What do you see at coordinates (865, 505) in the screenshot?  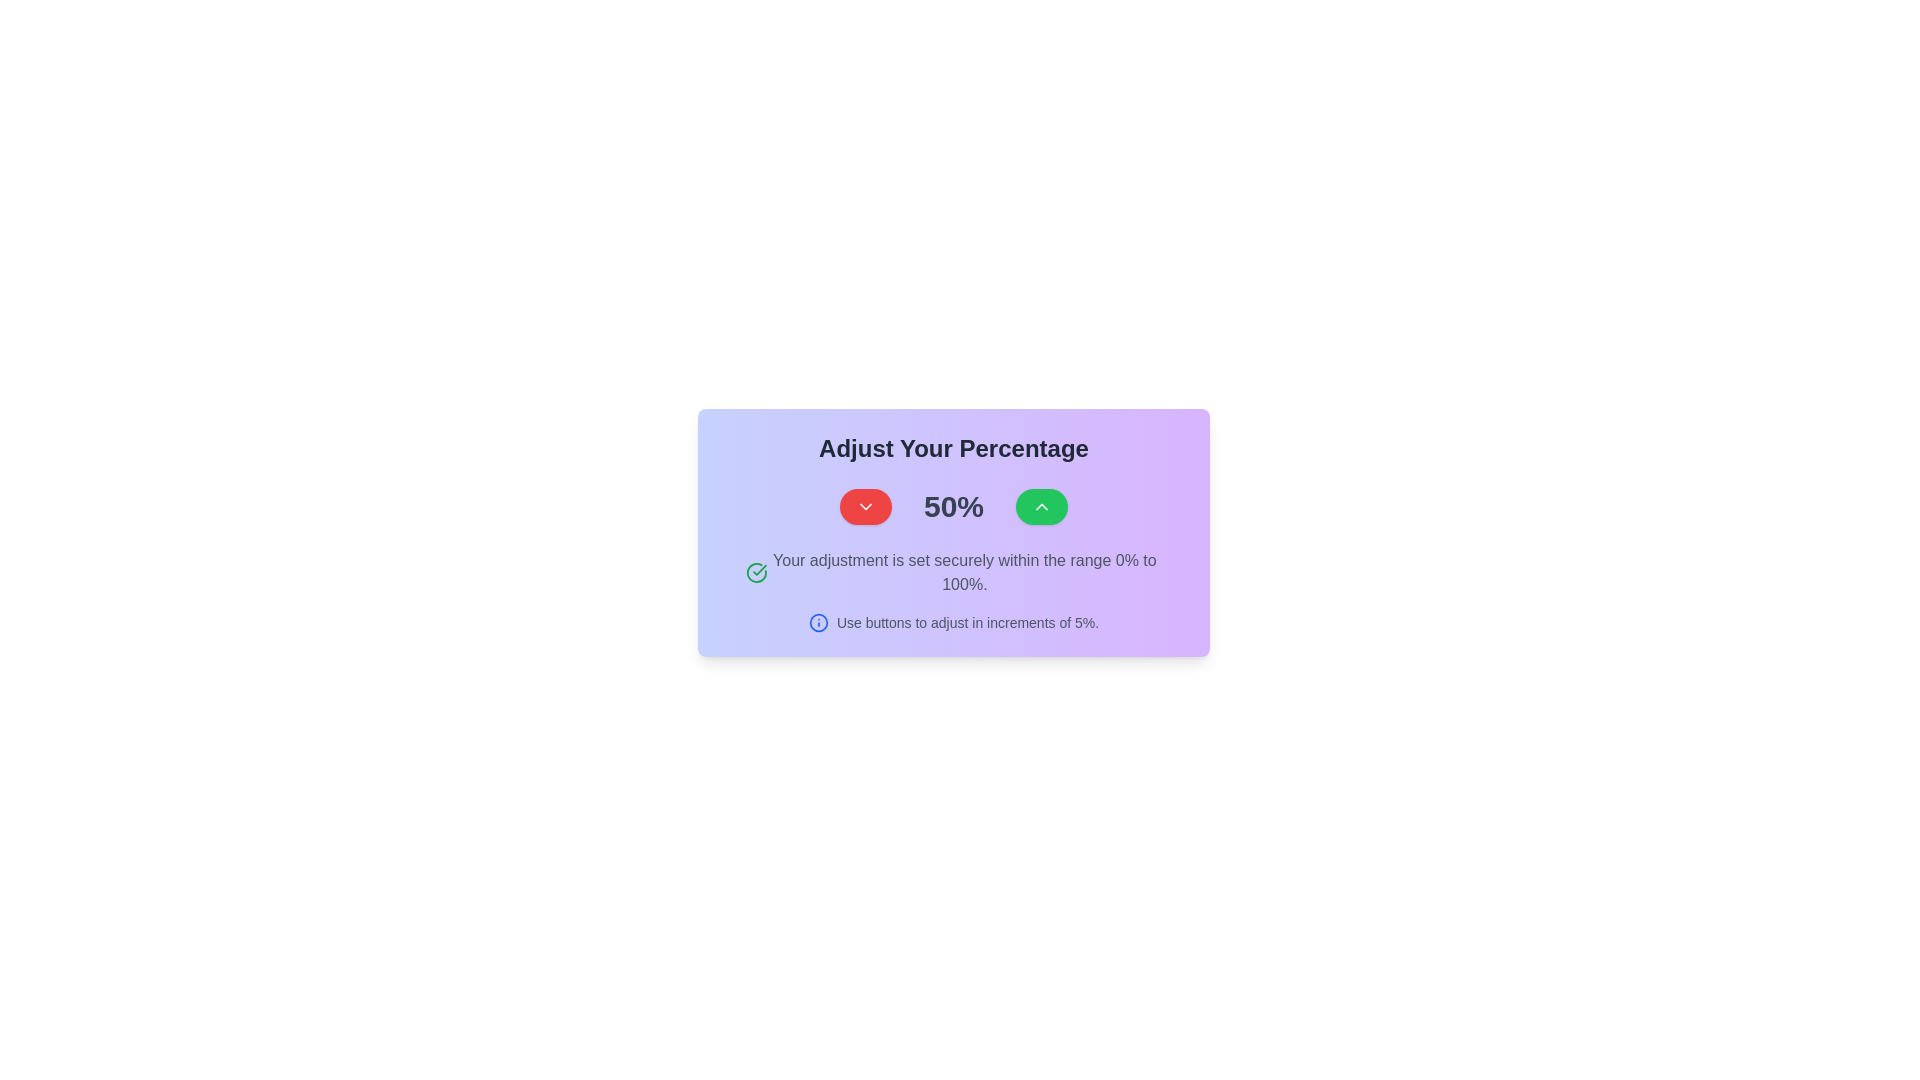 I see `the red circular button with a downward-facing chevron icon for interaction` at bounding box center [865, 505].